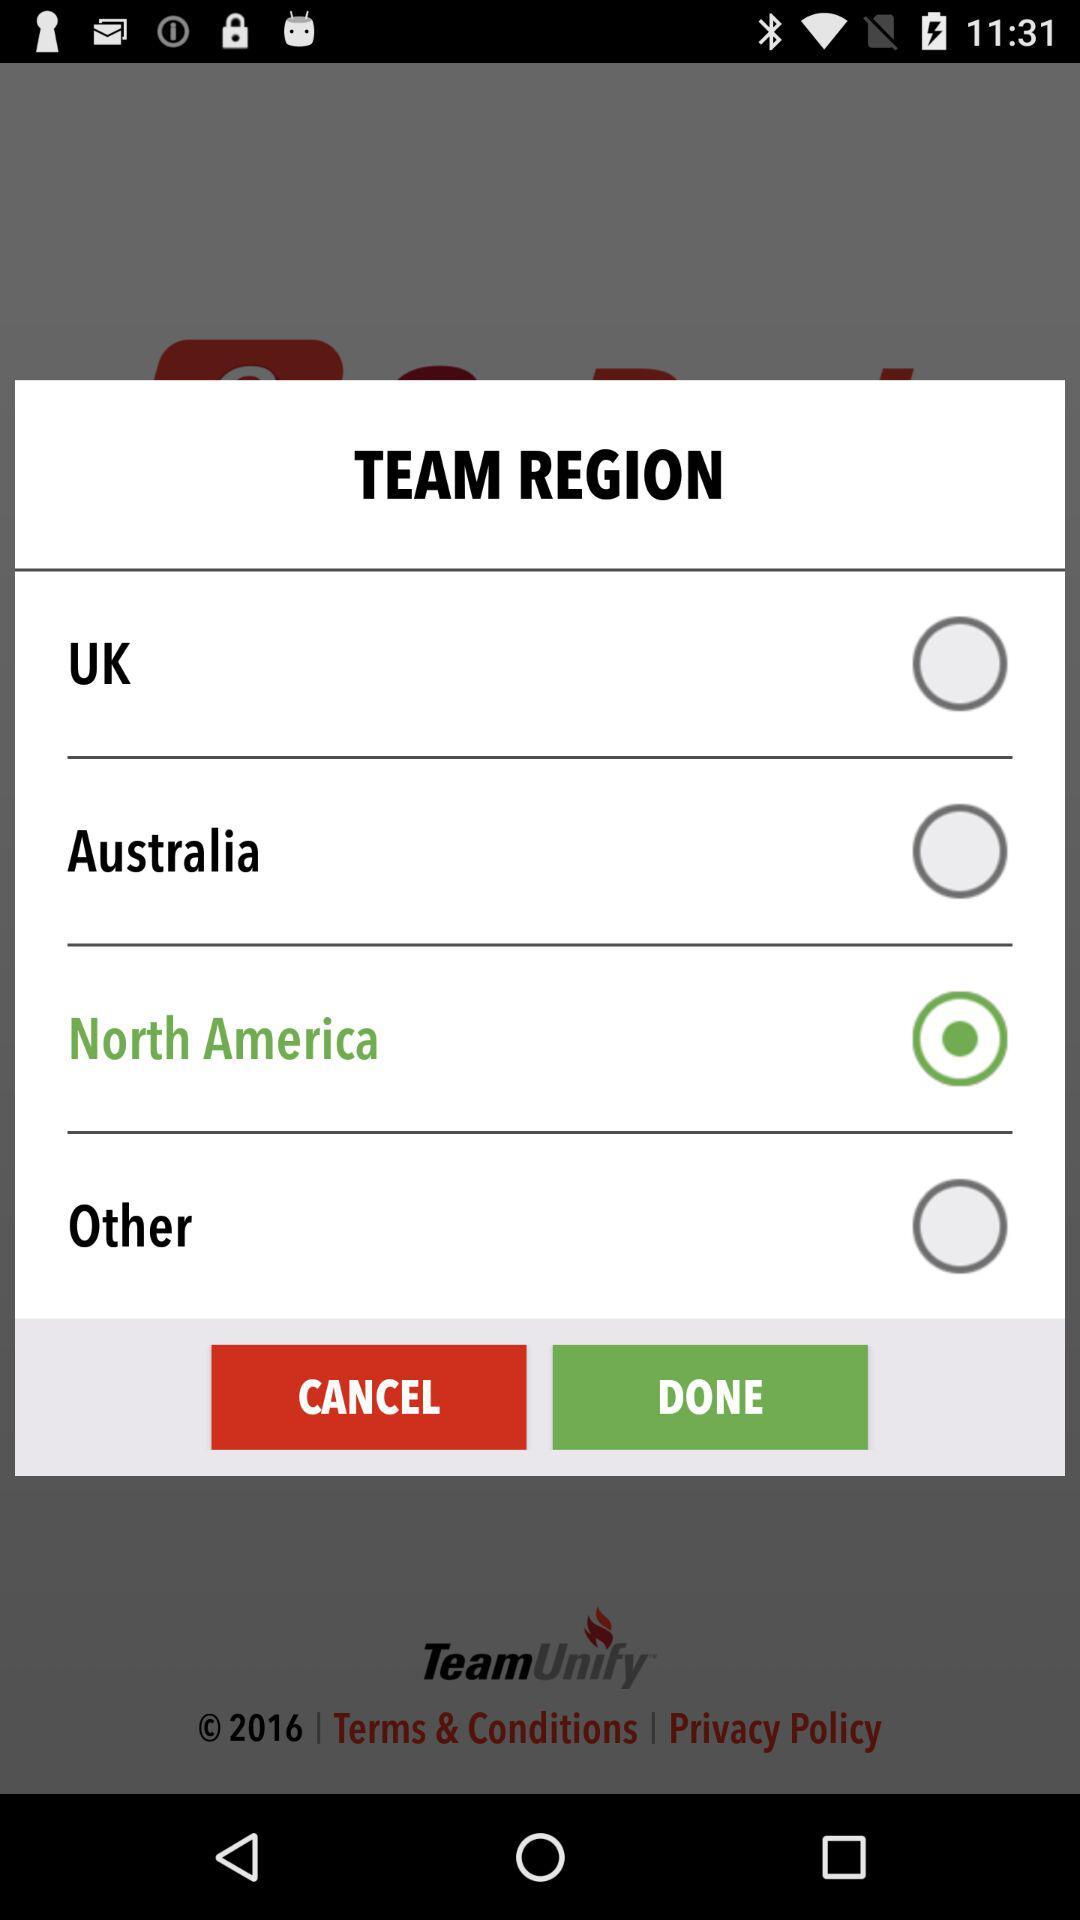 The width and height of the screenshot is (1080, 1920). What do you see at coordinates (553, 851) in the screenshot?
I see `the australia item` at bounding box center [553, 851].